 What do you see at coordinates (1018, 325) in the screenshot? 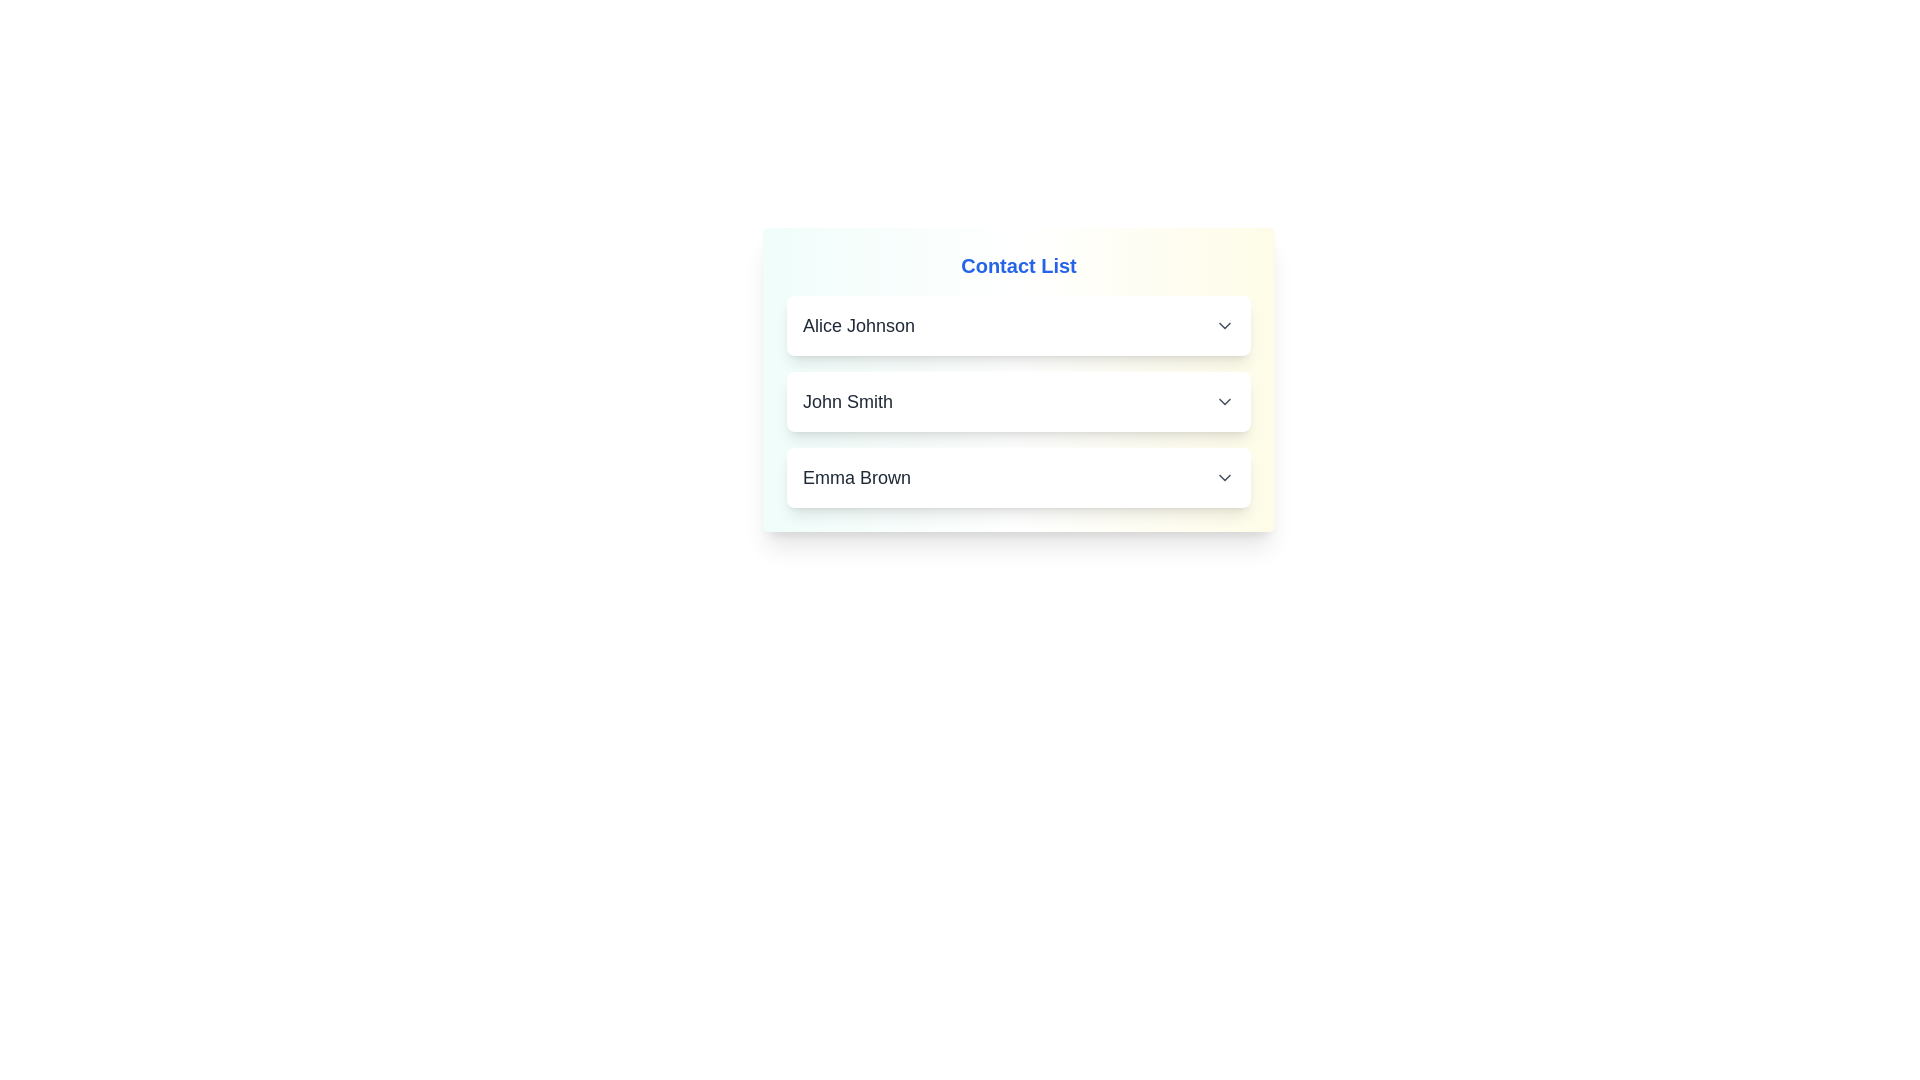
I see `the contact name Alice Johnson to reveal its details` at bounding box center [1018, 325].